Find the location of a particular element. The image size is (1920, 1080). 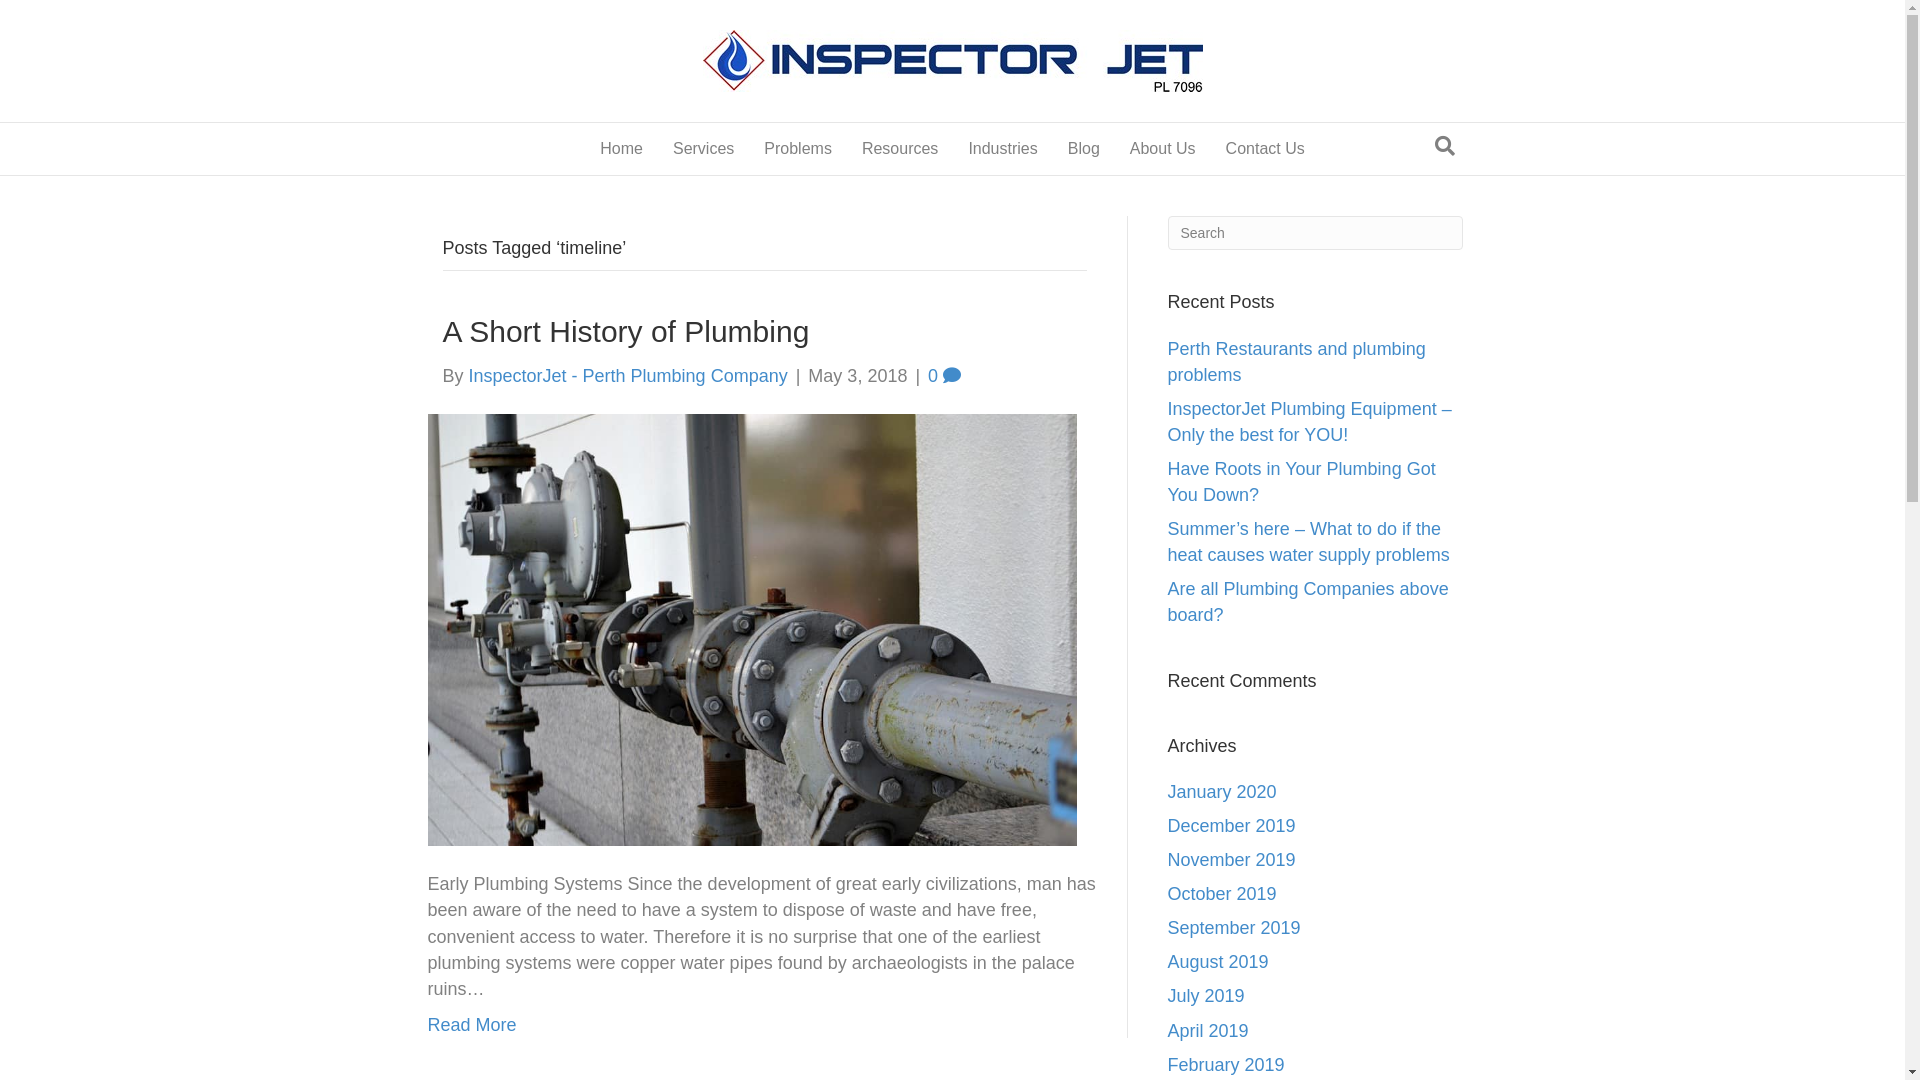

'About Us' is located at coordinates (1162, 148).